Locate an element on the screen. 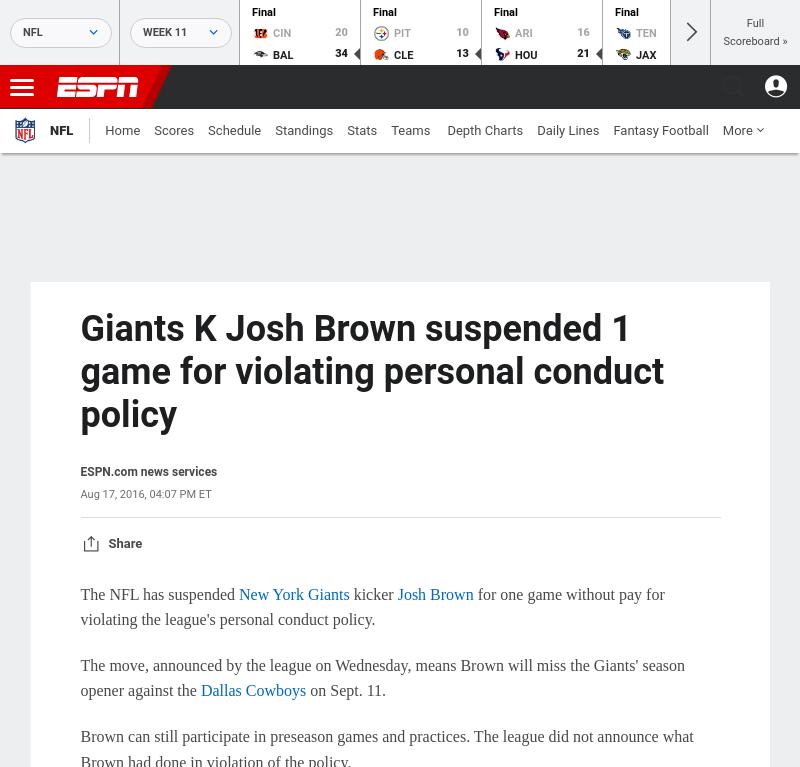 This screenshot has width=800, height=767. 'Share' is located at coordinates (123, 543).